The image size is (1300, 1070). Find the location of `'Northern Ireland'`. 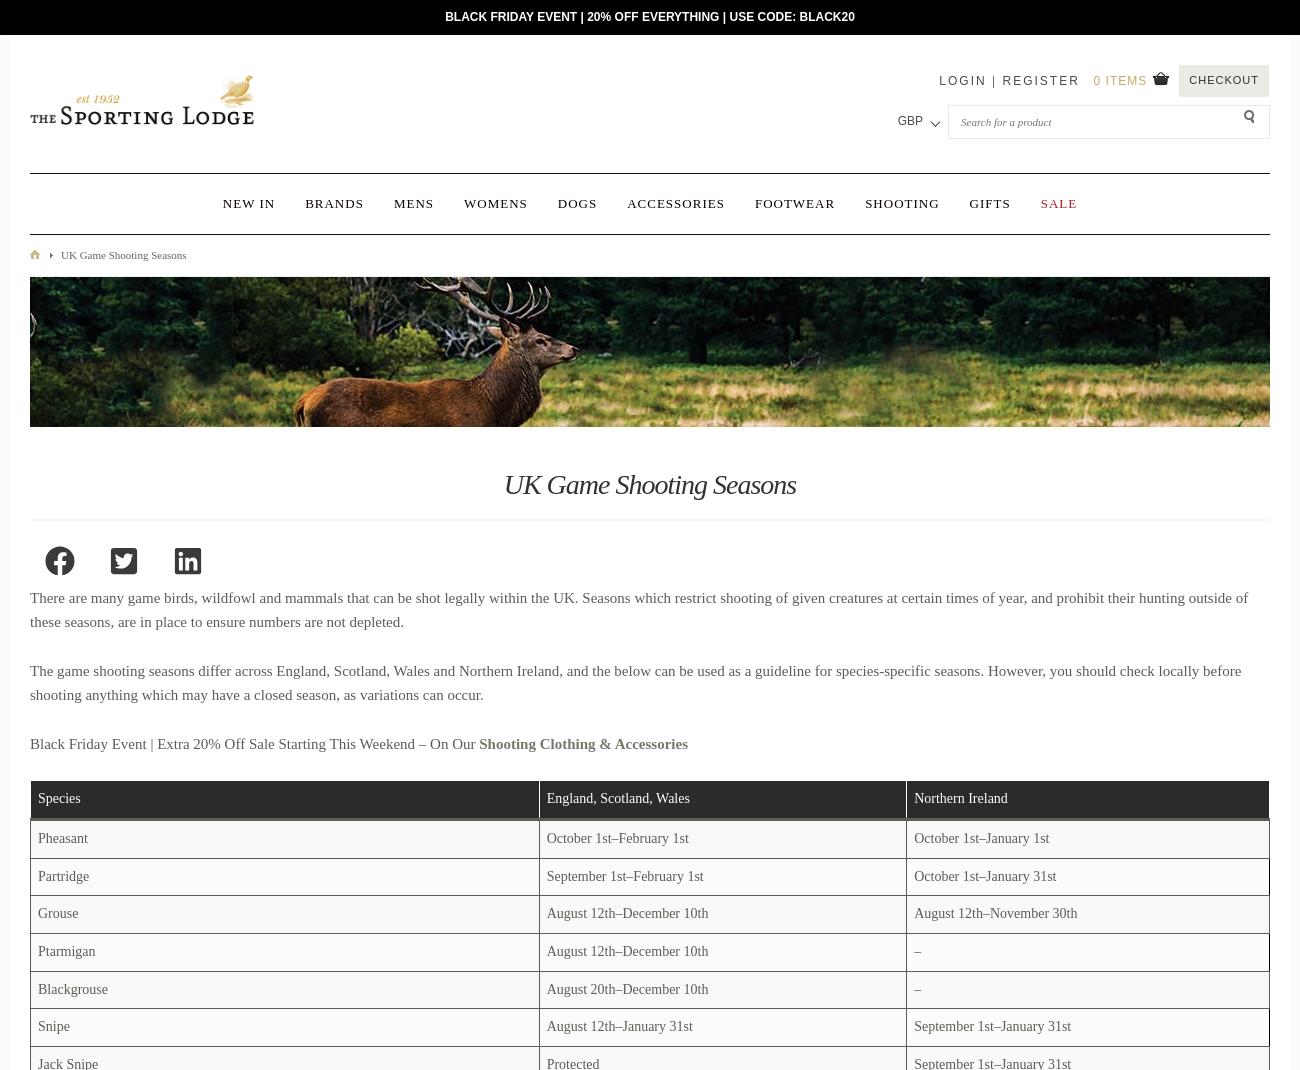

'Northern Ireland' is located at coordinates (960, 797).